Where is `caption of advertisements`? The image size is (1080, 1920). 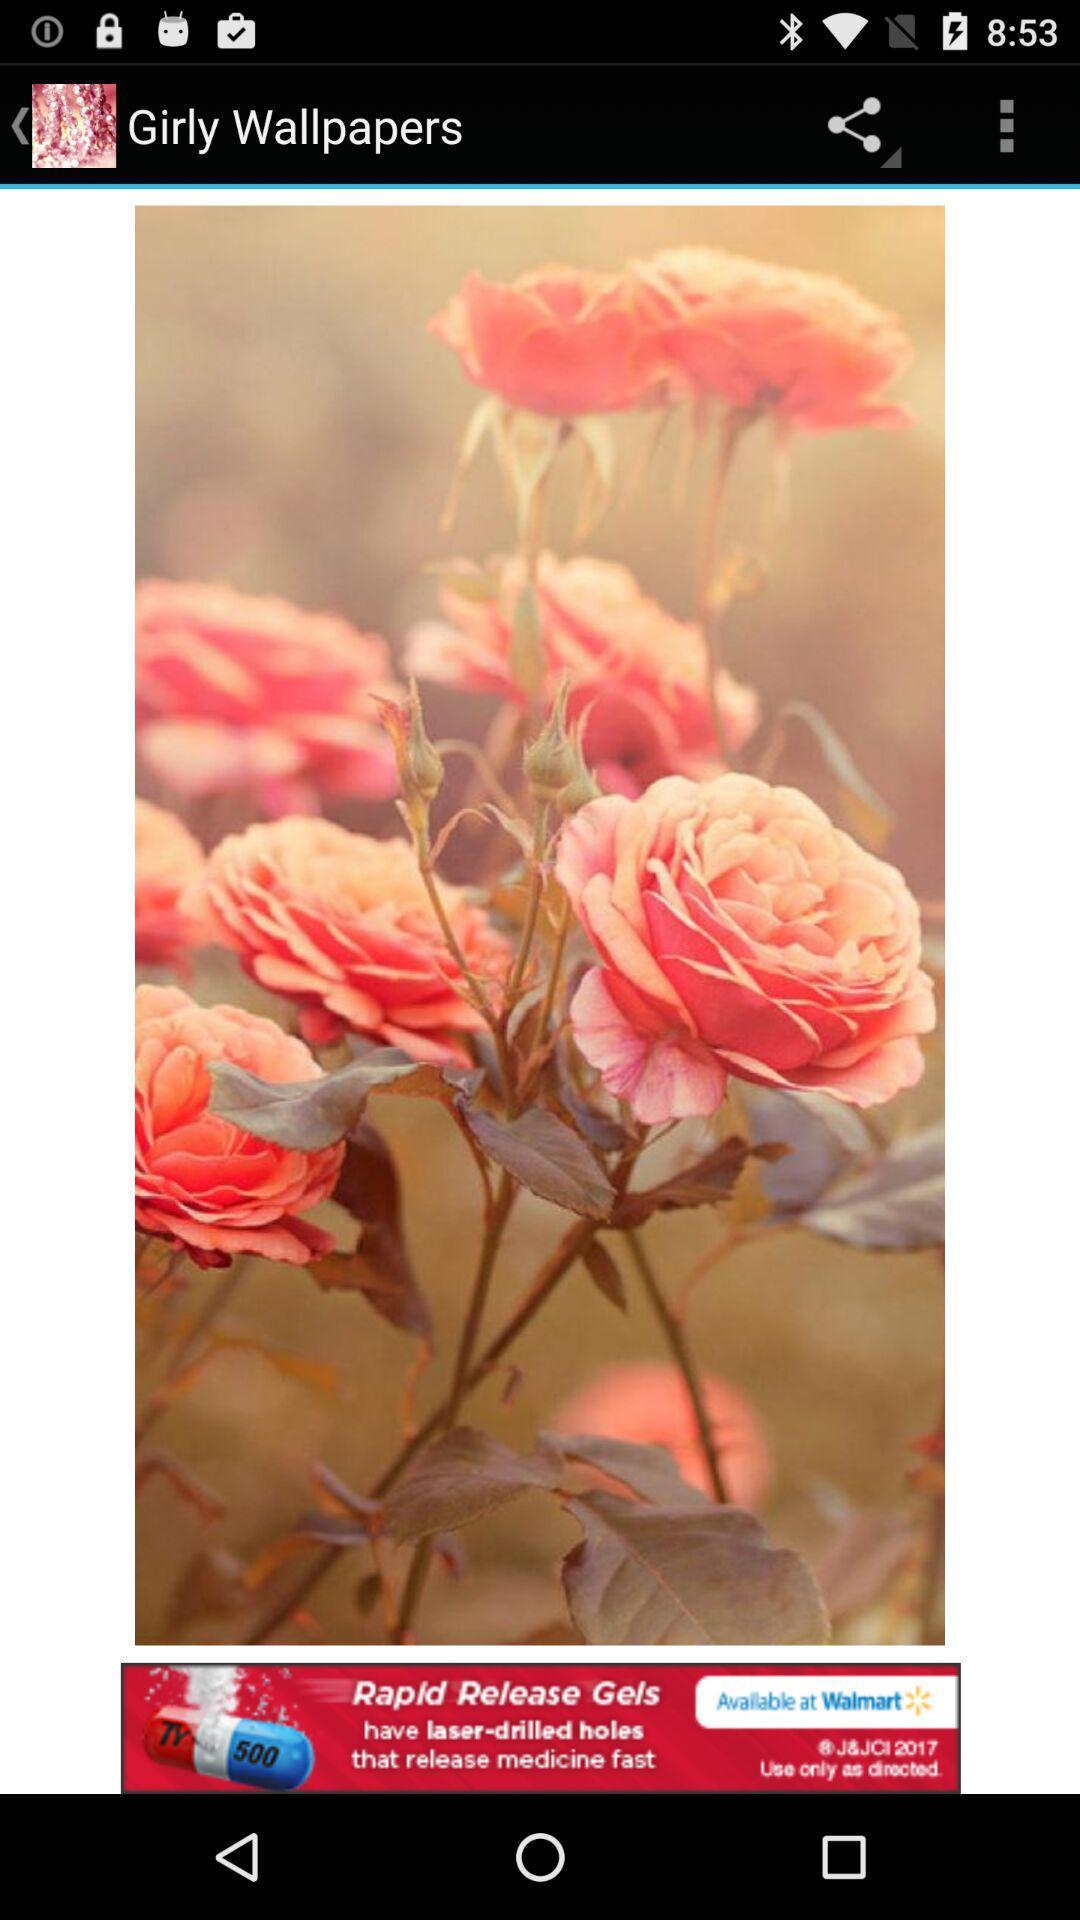 caption of advertisements is located at coordinates (540, 1727).